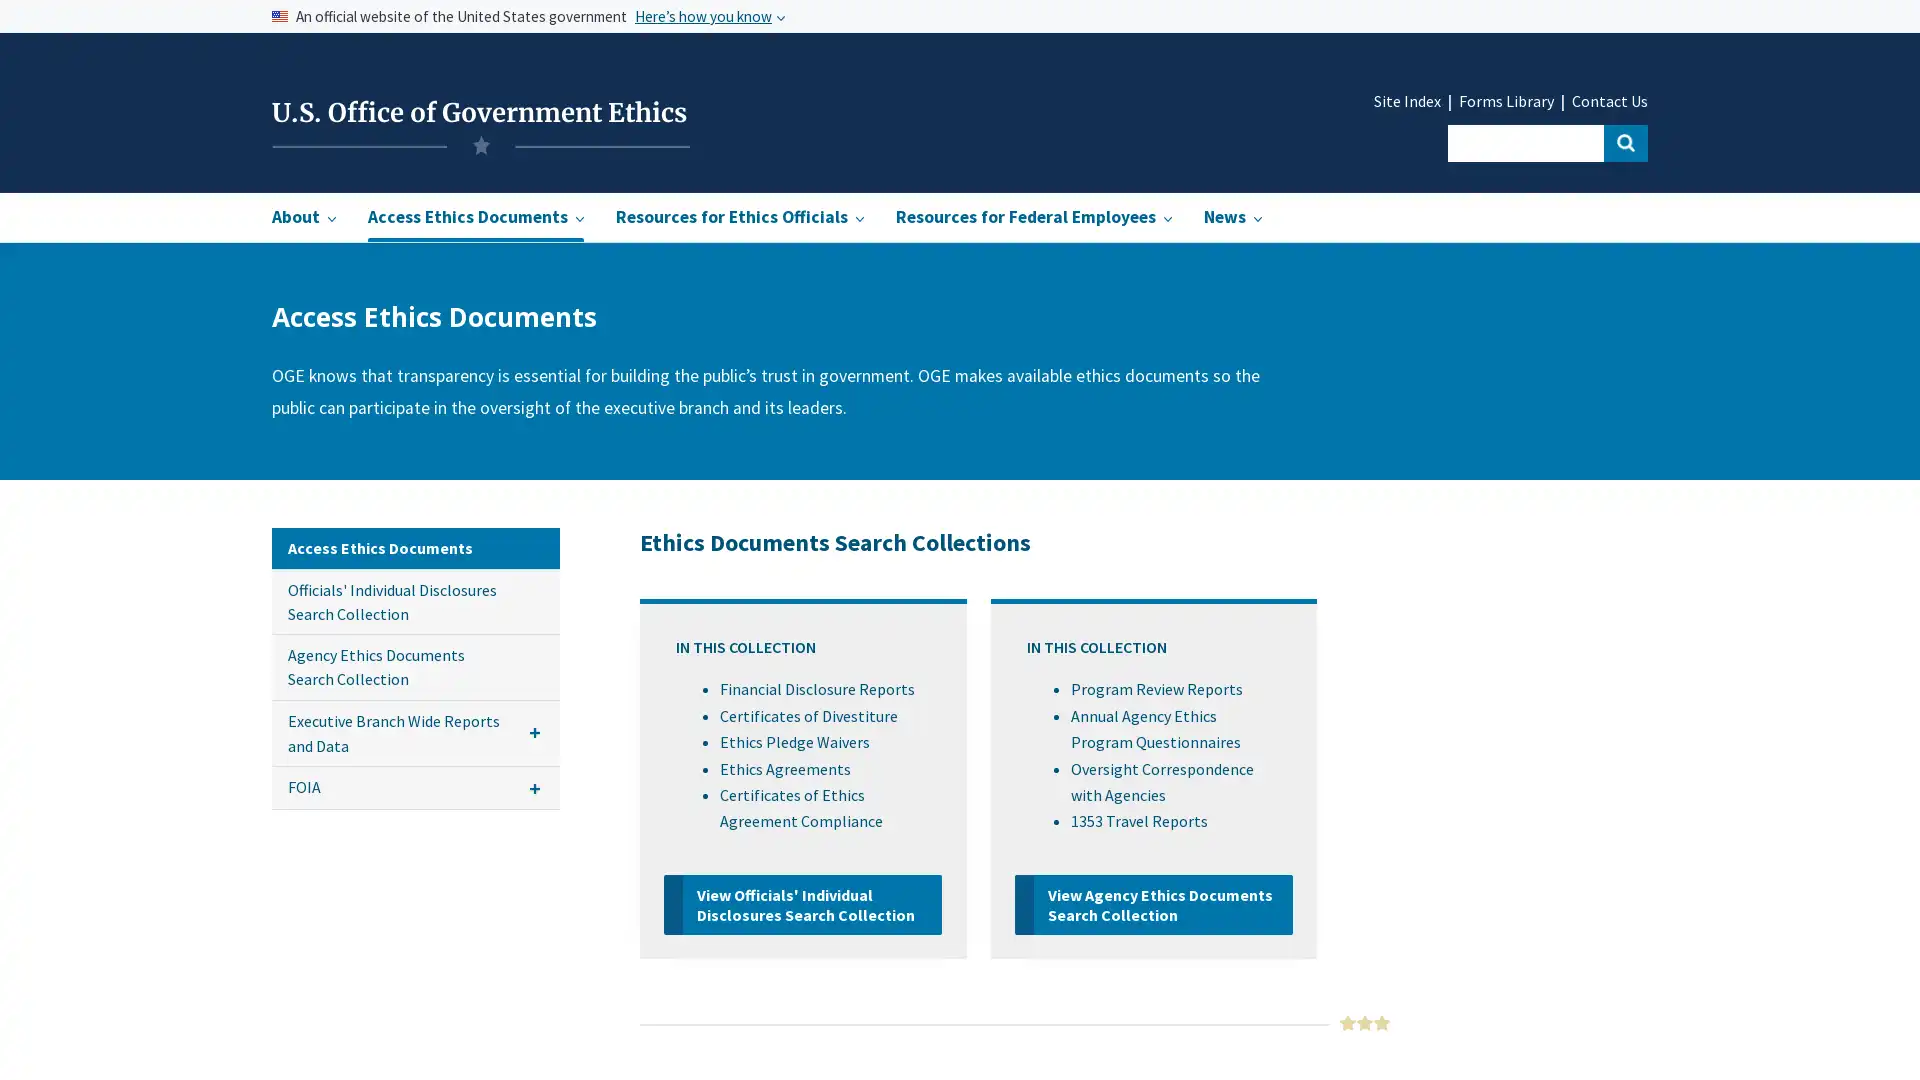  I want to click on Search, so click(1625, 141).